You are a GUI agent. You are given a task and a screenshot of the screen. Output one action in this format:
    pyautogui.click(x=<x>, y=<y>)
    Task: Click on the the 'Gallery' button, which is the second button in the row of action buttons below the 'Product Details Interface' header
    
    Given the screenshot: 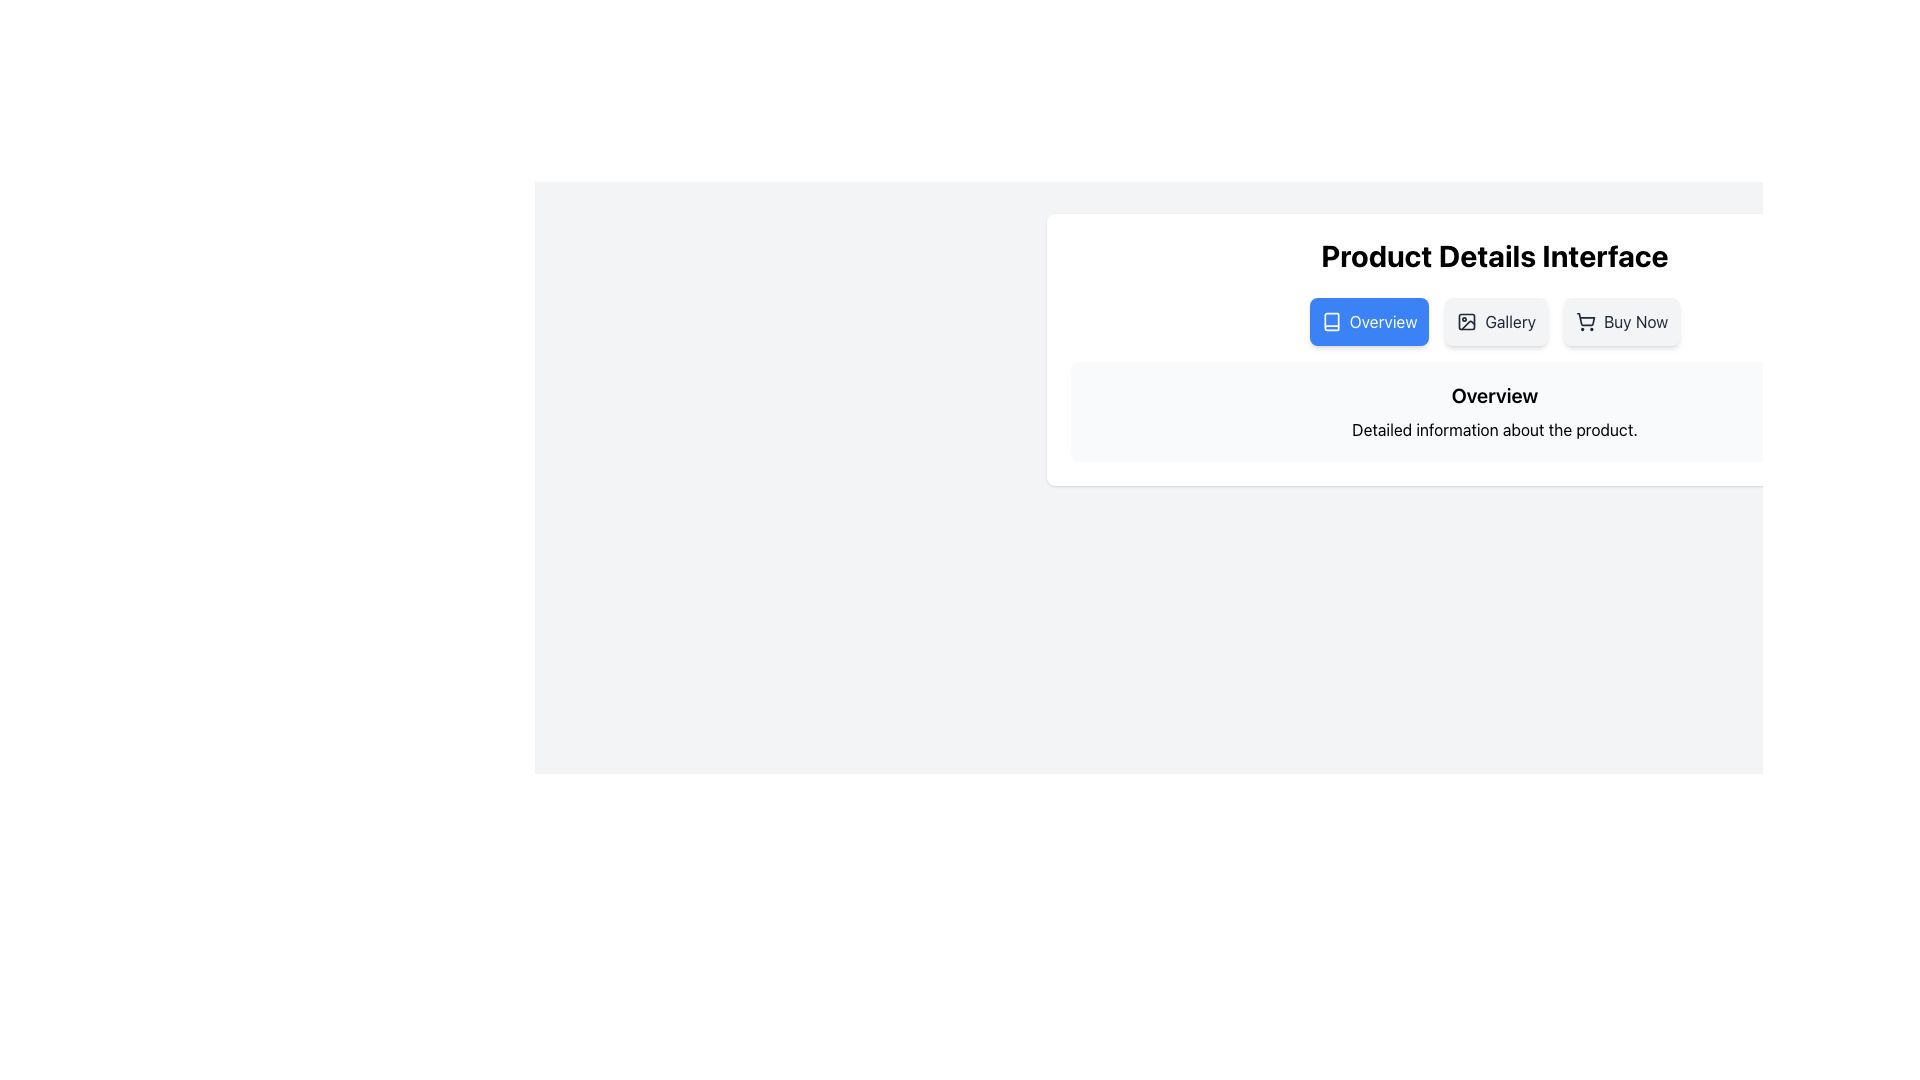 What is the action you would take?
    pyautogui.click(x=1510, y=320)
    